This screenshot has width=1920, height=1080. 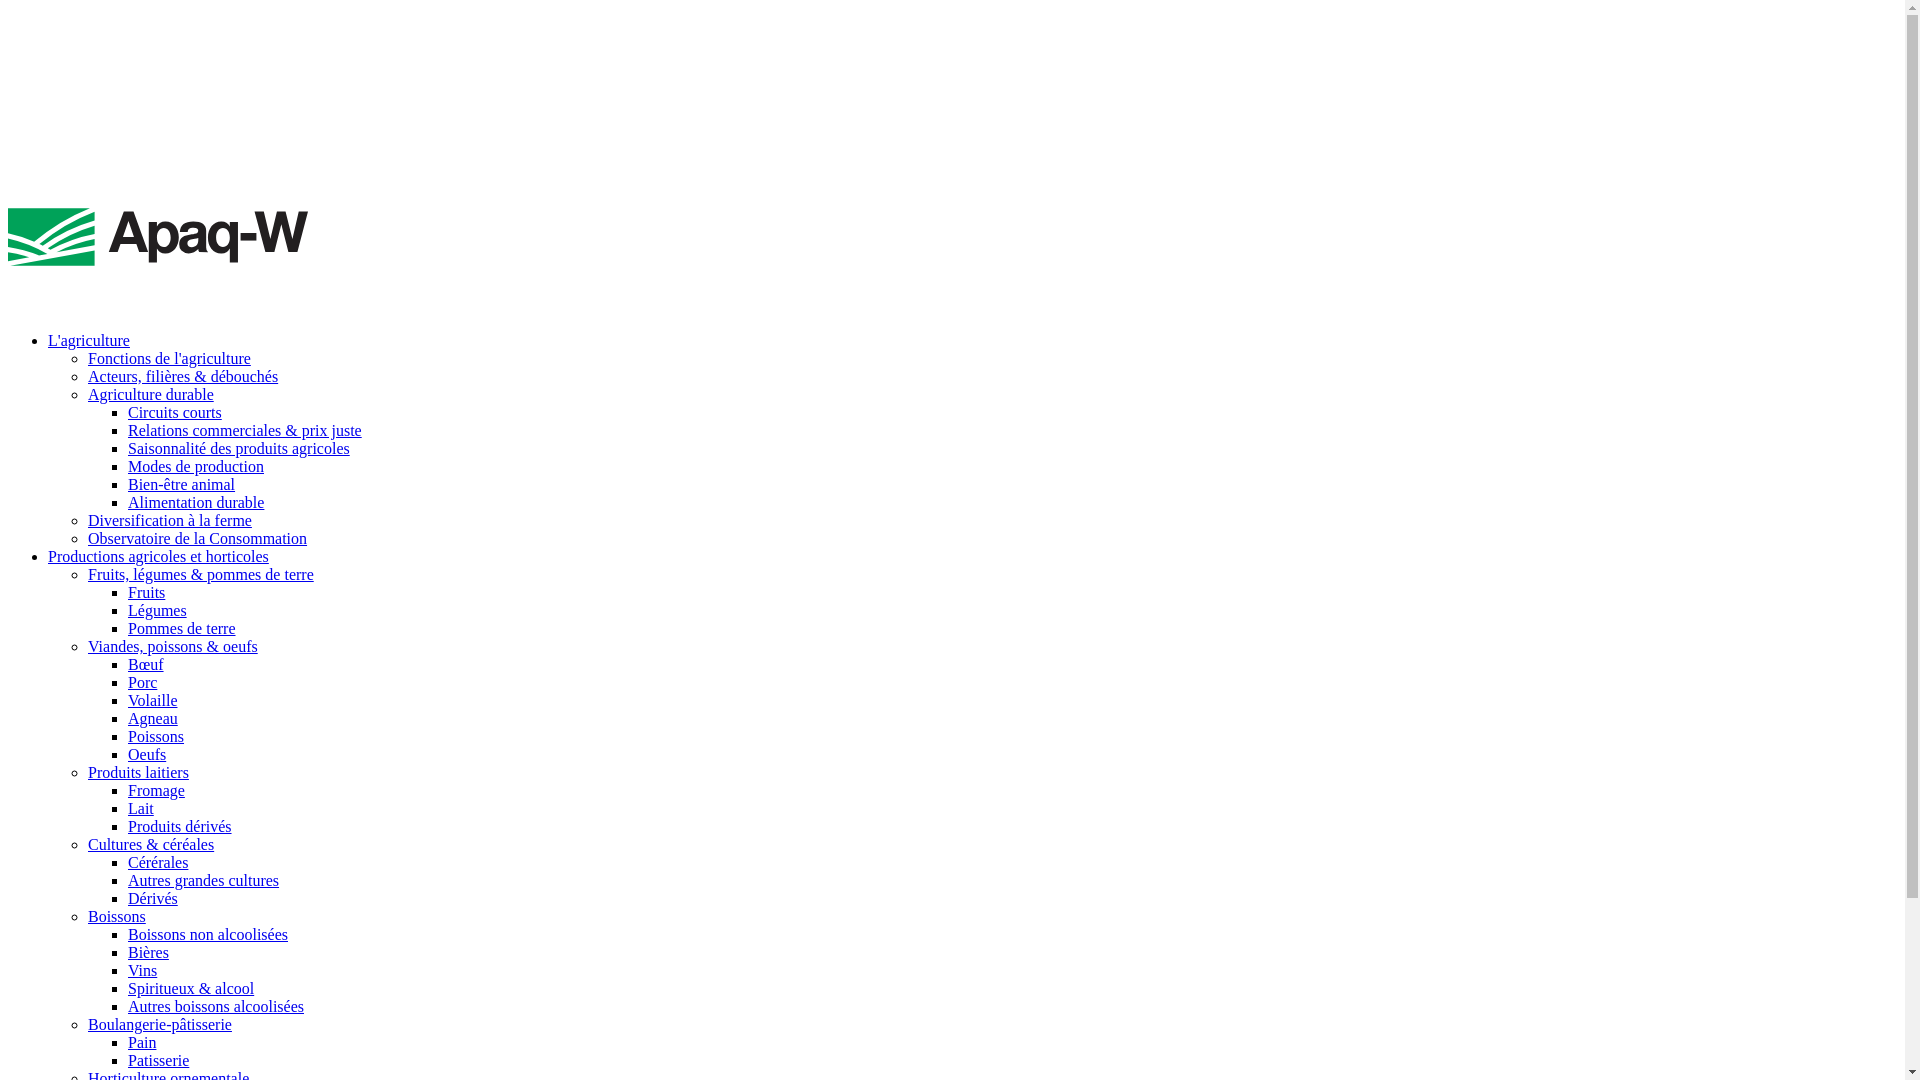 What do you see at coordinates (196, 466) in the screenshot?
I see `'Modes de production'` at bounding box center [196, 466].